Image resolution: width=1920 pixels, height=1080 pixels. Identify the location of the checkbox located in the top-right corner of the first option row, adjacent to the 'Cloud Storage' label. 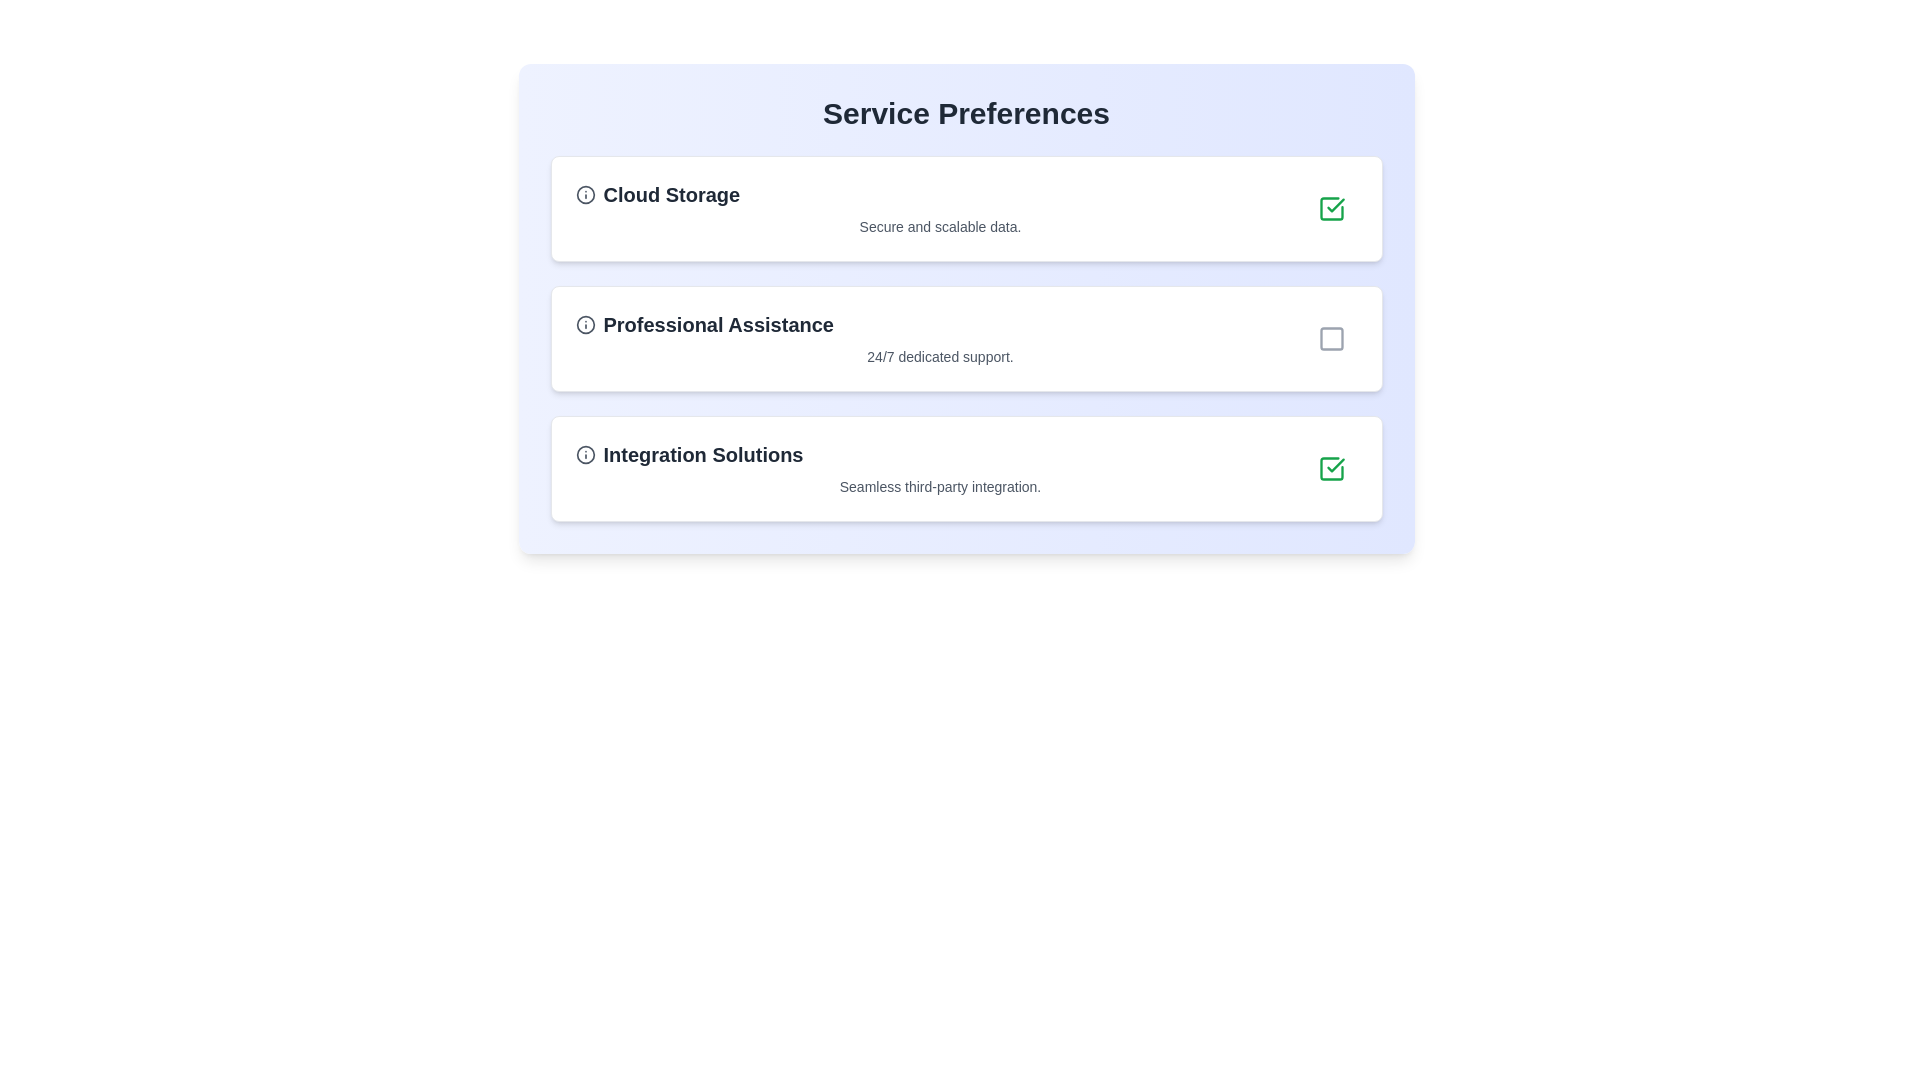
(1331, 208).